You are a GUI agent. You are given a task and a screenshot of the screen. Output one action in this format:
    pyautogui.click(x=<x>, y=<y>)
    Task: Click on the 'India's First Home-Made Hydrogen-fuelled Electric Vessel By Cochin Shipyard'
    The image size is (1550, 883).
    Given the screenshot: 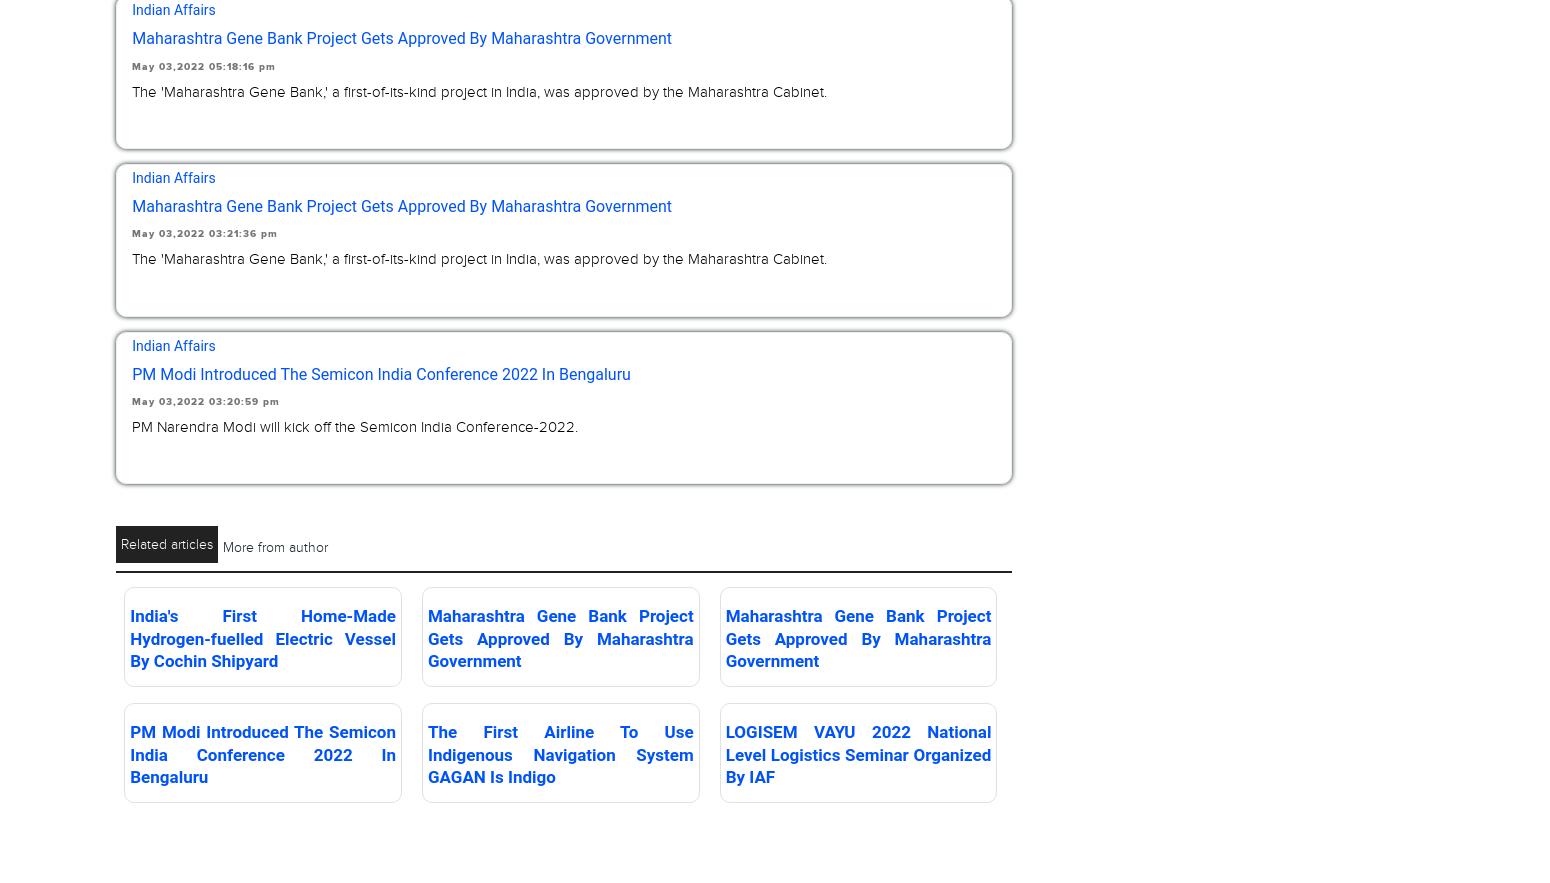 What is the action you would take?
    pyautogui.click(x=262, y=637)
    